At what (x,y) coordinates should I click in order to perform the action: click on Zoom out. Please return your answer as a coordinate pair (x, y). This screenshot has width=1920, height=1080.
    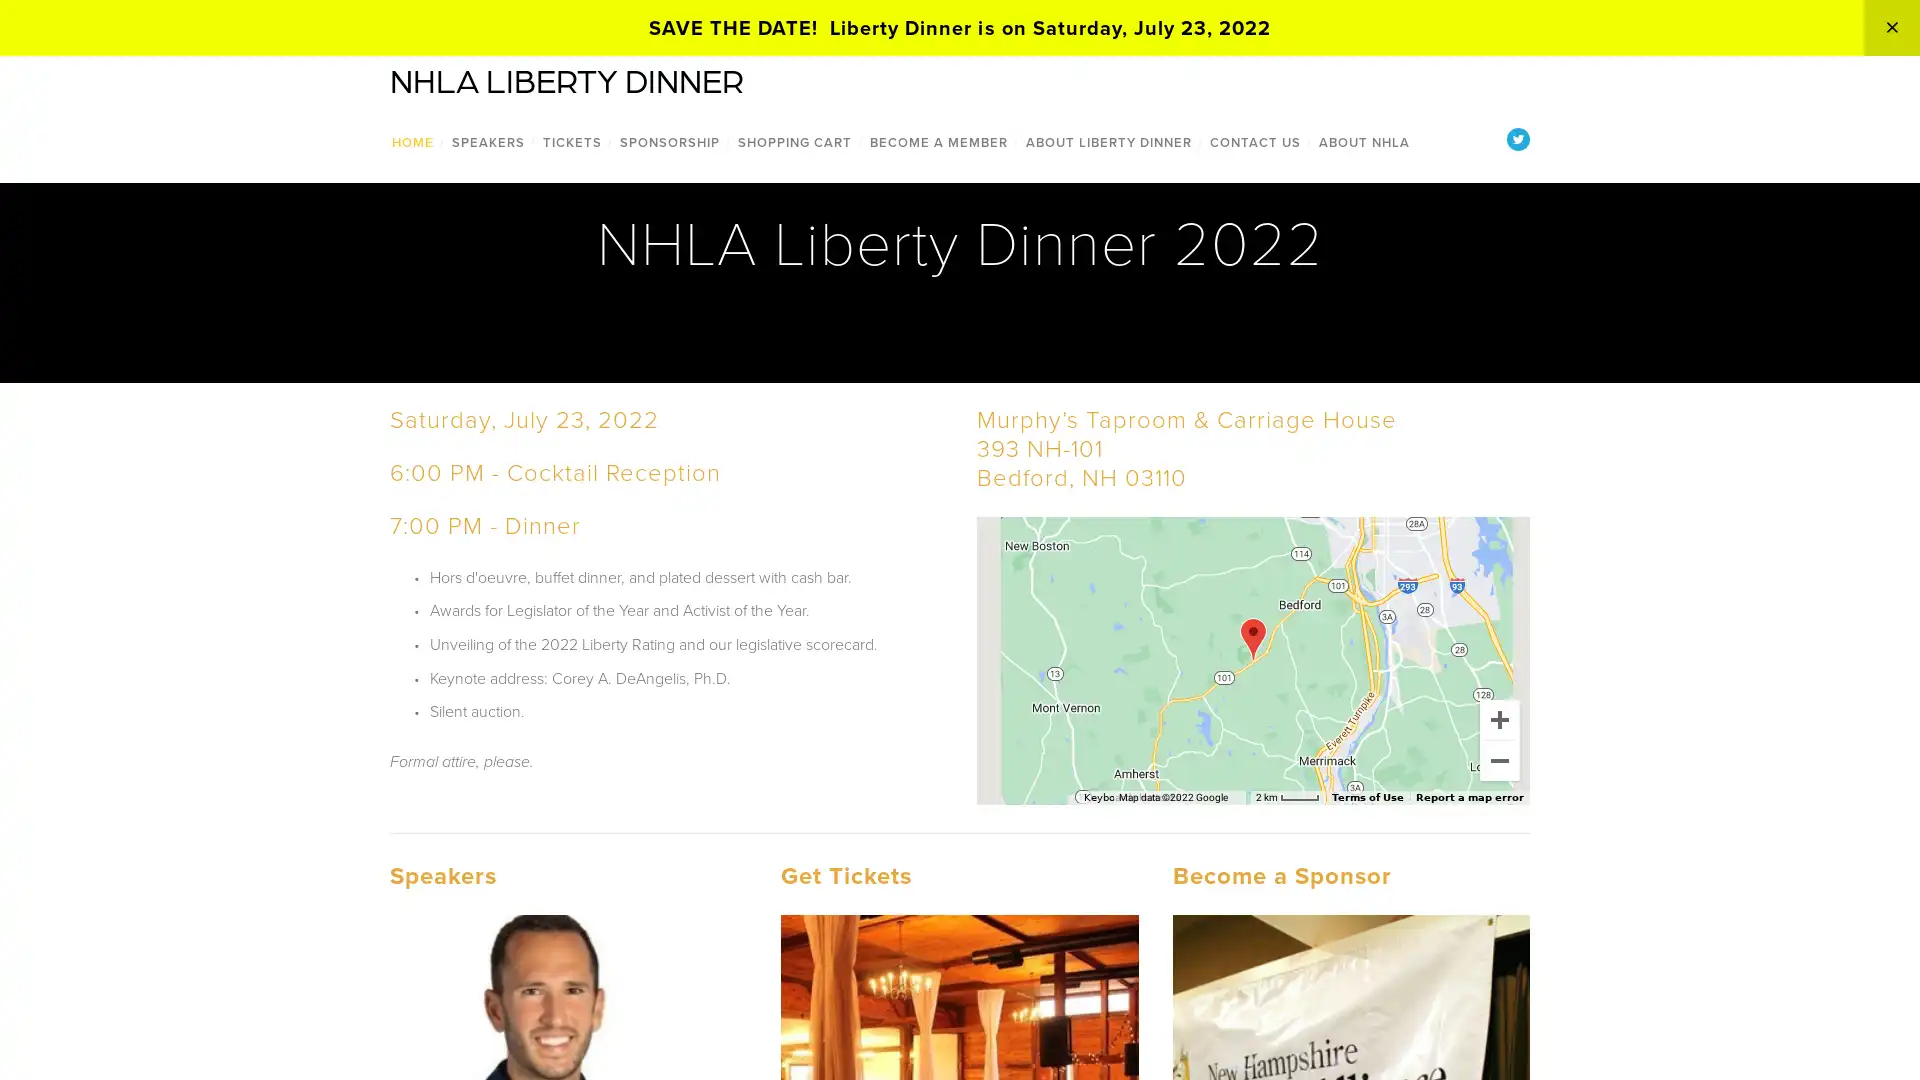
    Looking at the image, I should click on (1499, 759).